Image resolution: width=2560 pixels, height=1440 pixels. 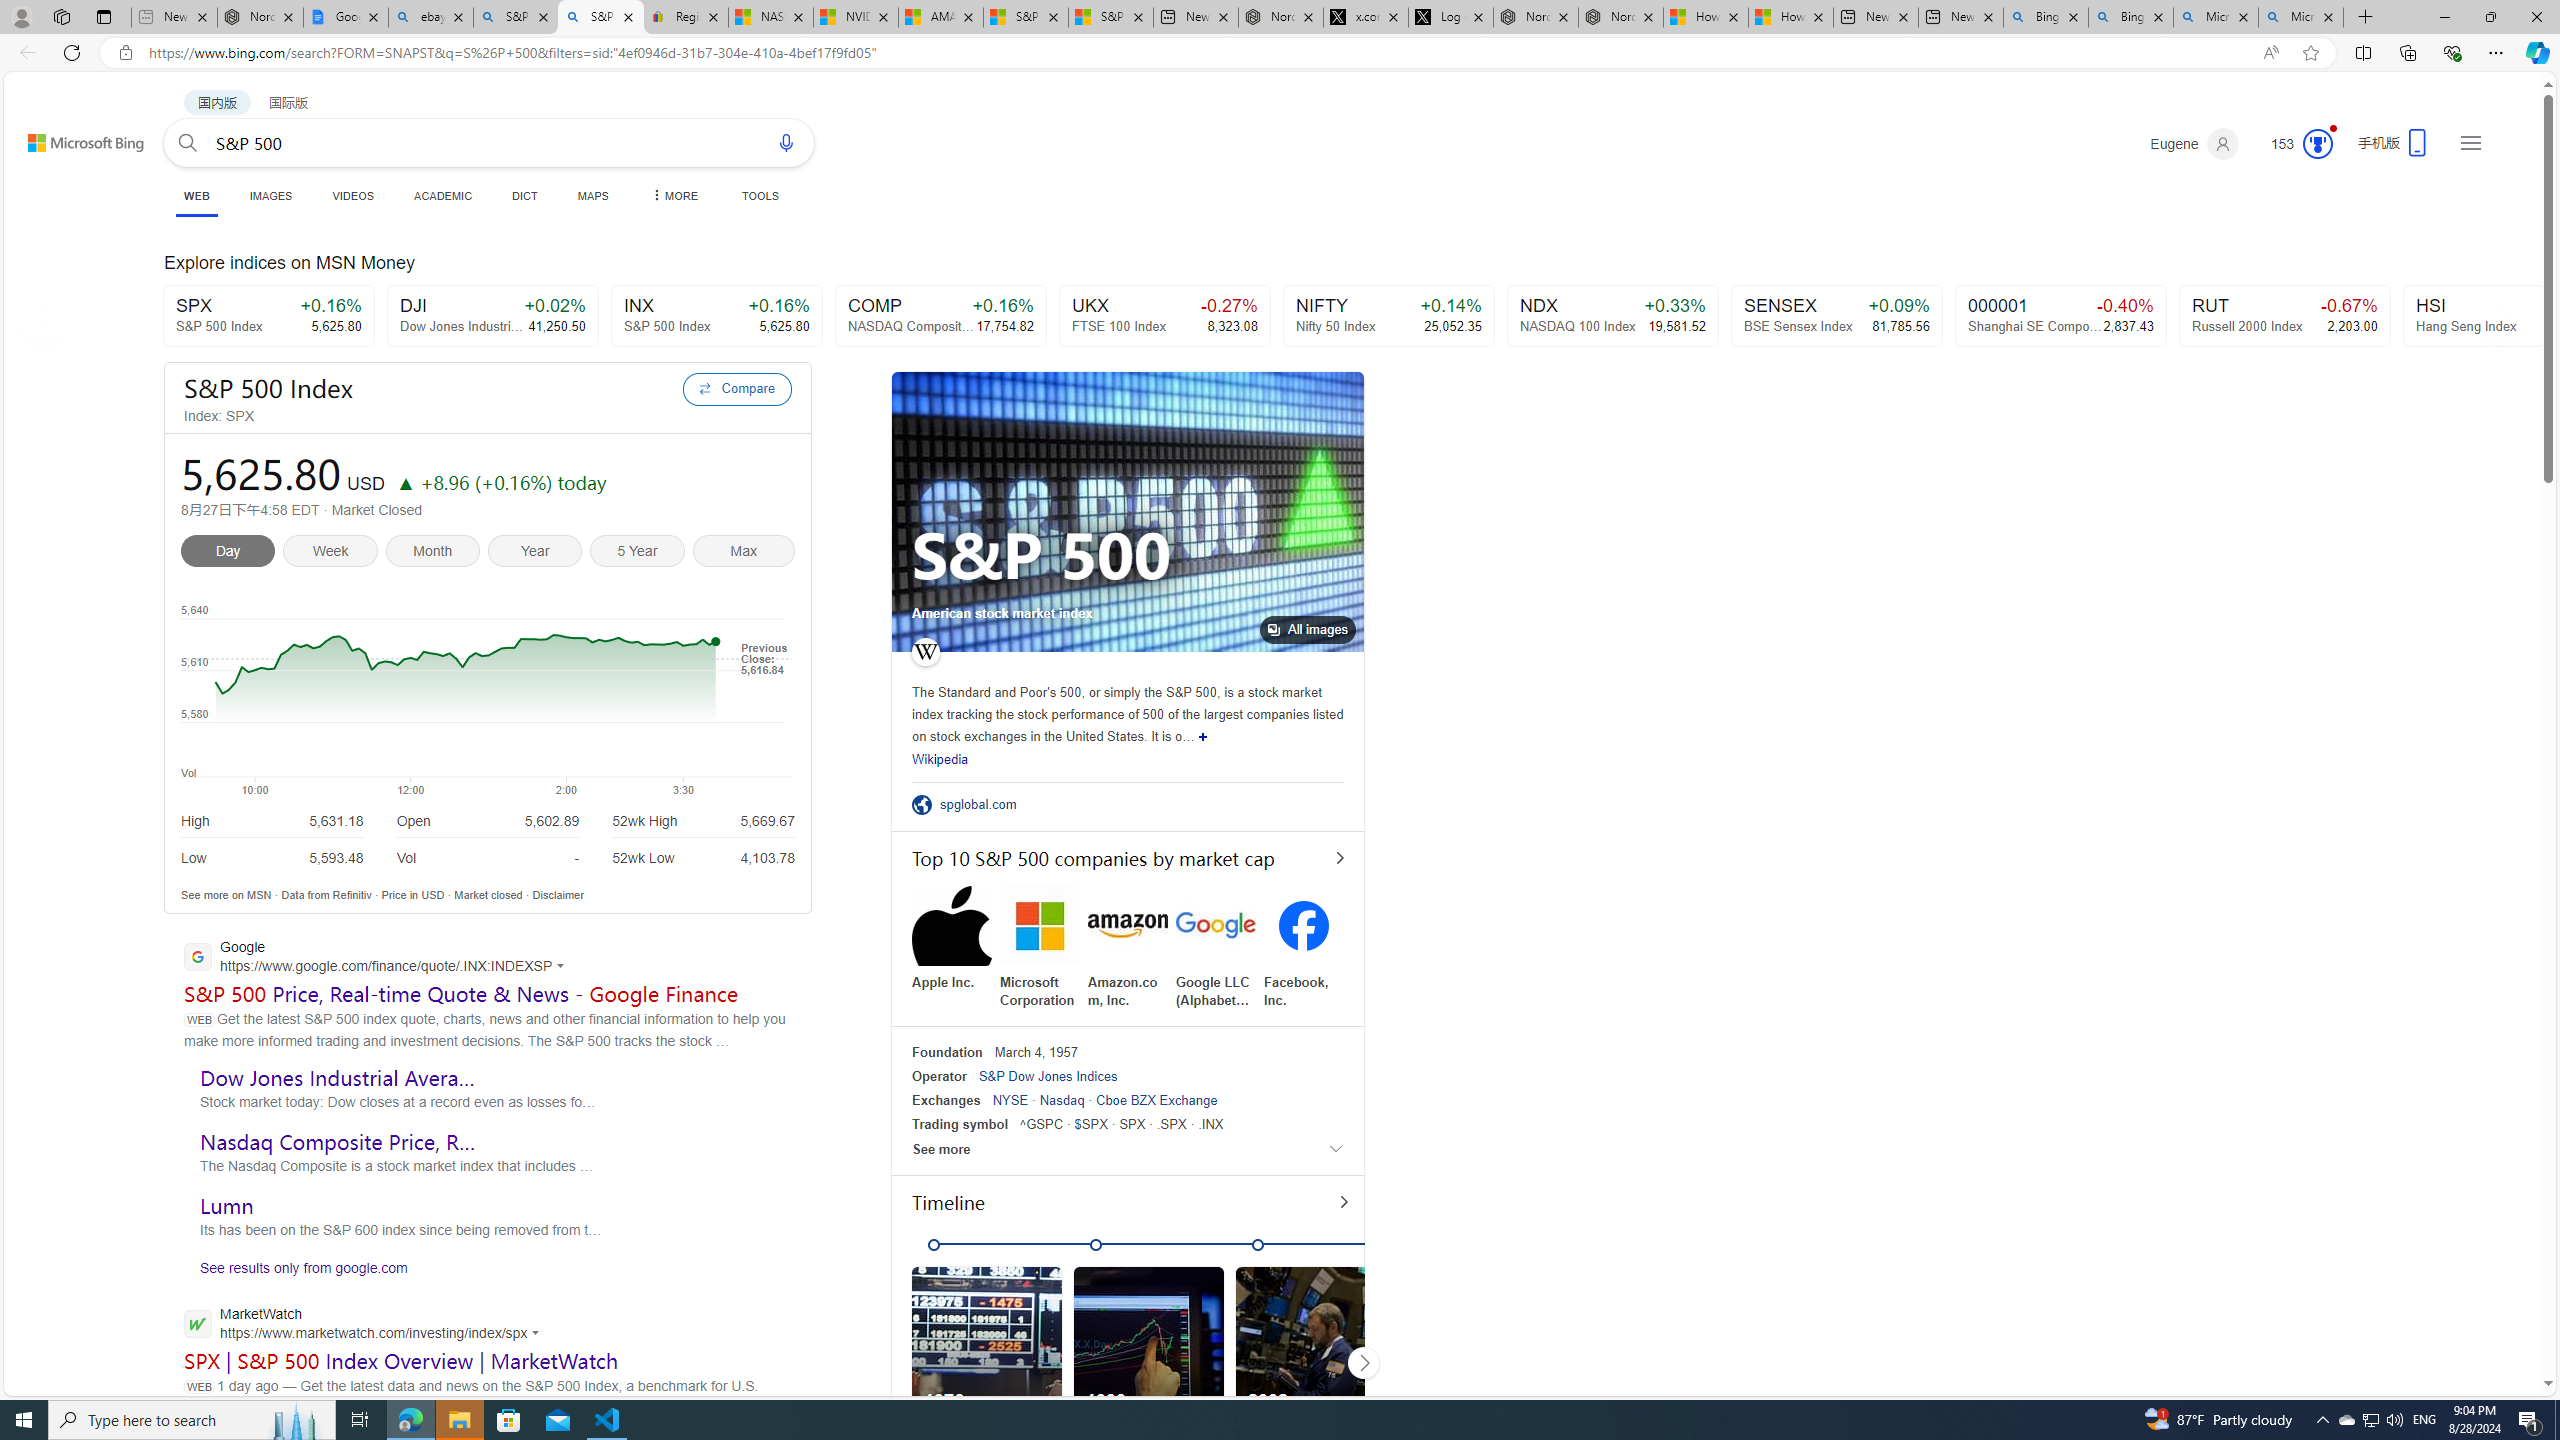 I want to click on 'Search using voice', so click(x=784, y=141).